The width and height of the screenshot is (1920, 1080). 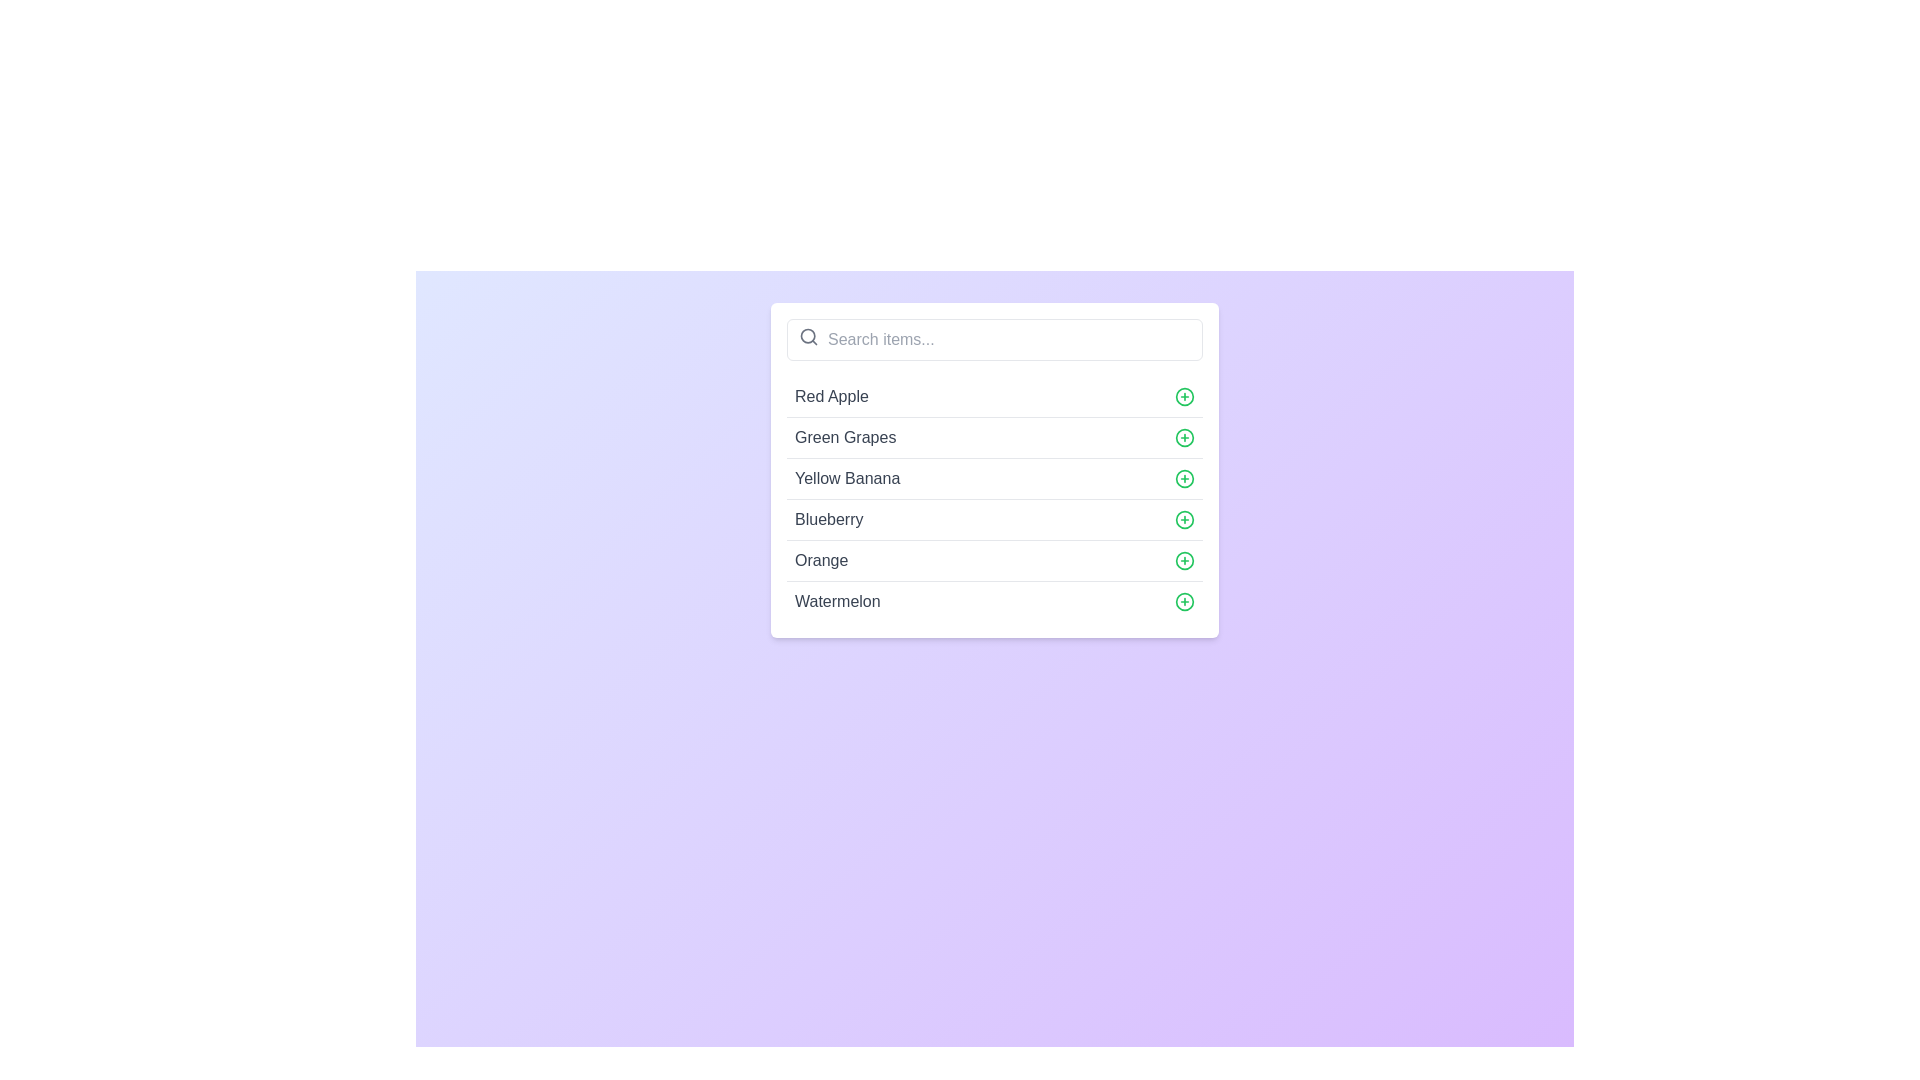 What do you see at coordinates (829, 519) in the screenshot?
I see `the text label displaying 'Blueberry', which is styled in gray font and located within the fourth item of a vertically arranged list, to the left of a green plus sign icon` at bounding box center [829, 519].